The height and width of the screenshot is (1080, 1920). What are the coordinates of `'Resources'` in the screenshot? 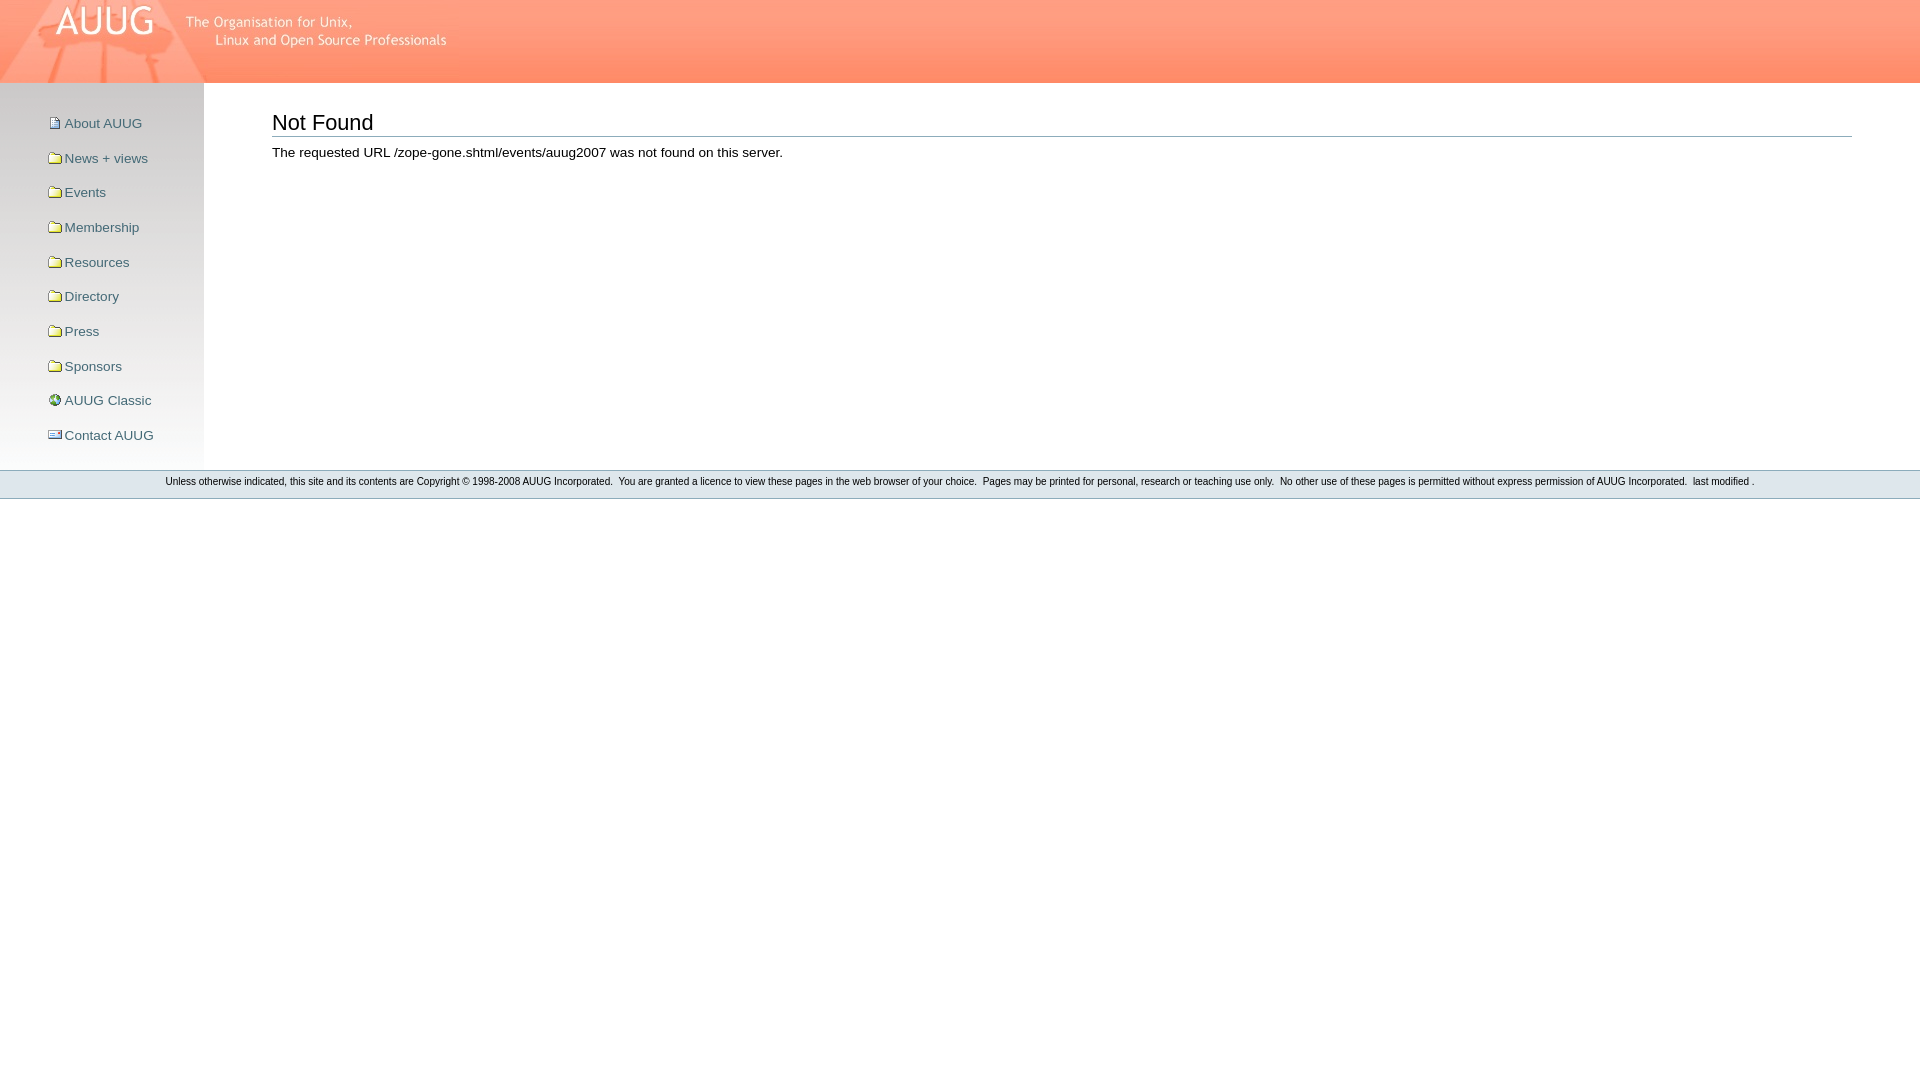 It's located at (118, 261).